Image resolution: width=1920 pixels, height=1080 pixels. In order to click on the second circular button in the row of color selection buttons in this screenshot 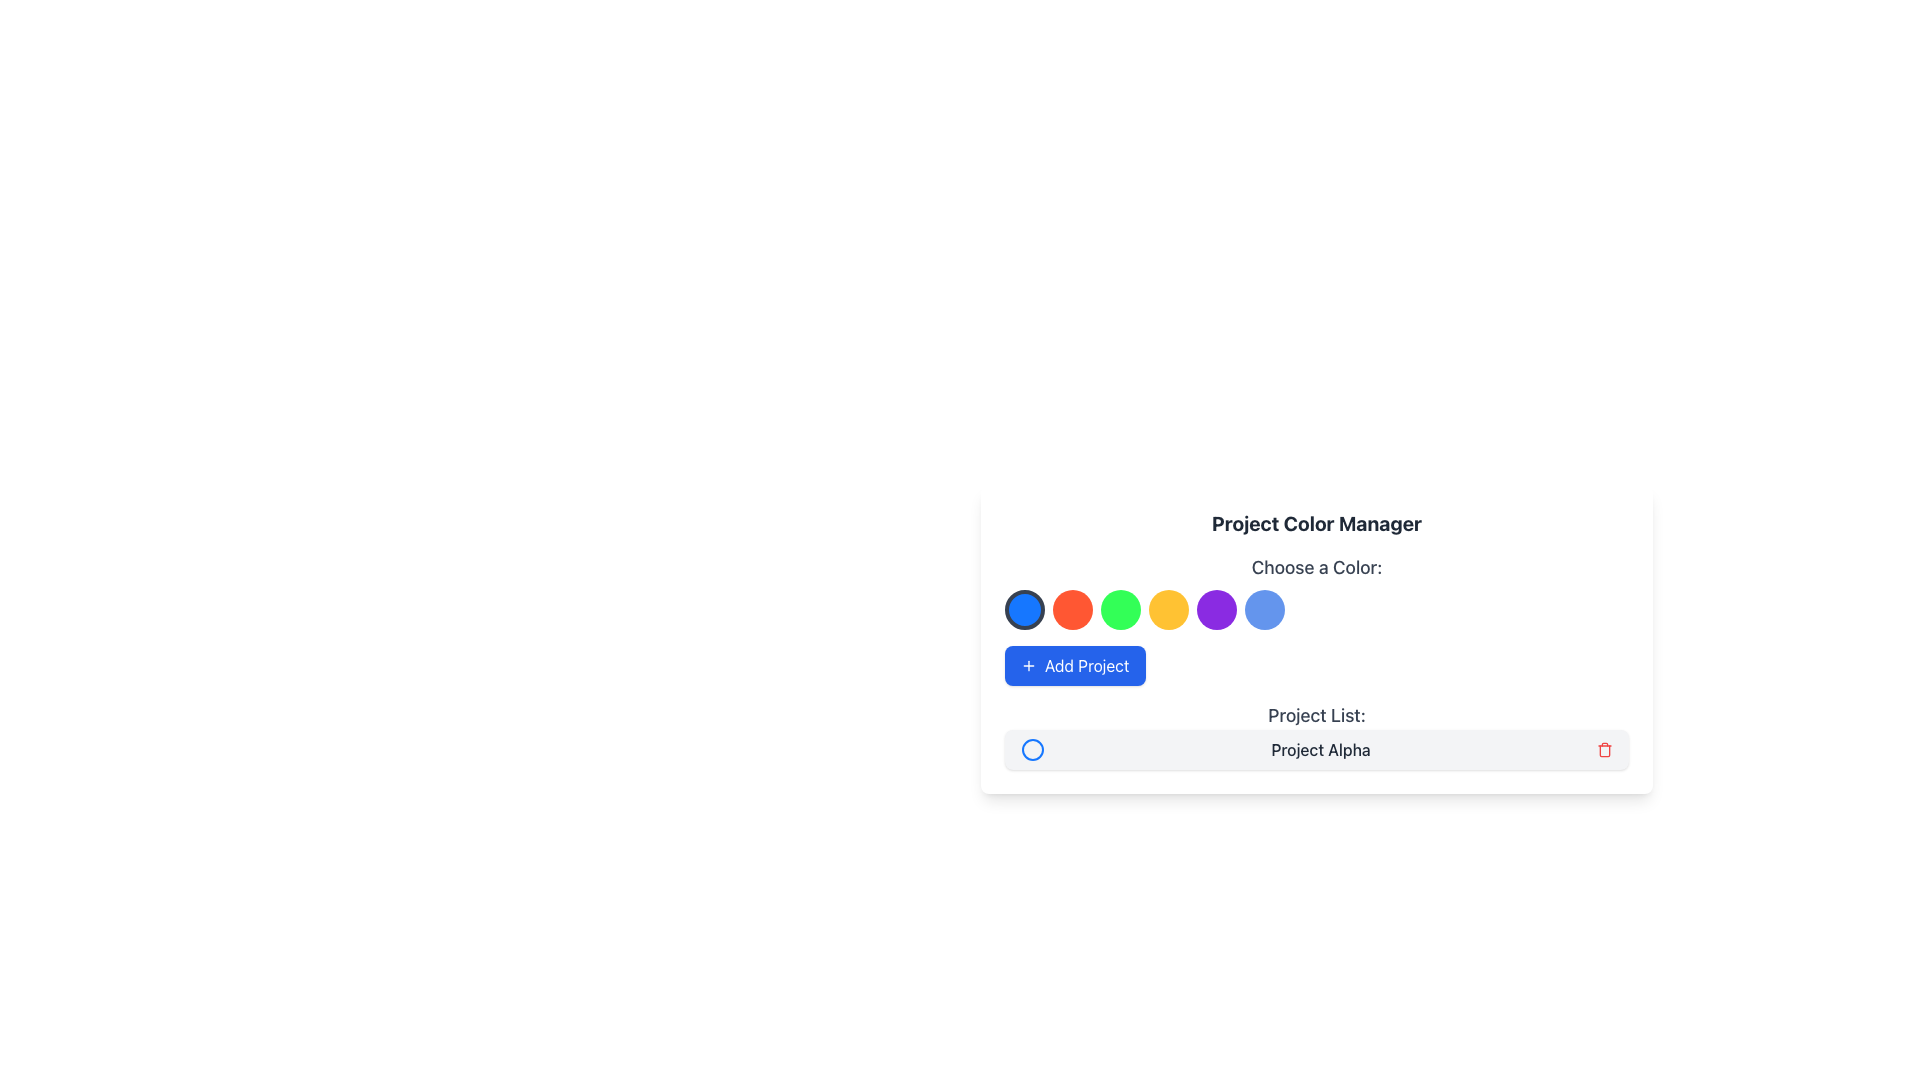, I will do `click(1072, 608)`.